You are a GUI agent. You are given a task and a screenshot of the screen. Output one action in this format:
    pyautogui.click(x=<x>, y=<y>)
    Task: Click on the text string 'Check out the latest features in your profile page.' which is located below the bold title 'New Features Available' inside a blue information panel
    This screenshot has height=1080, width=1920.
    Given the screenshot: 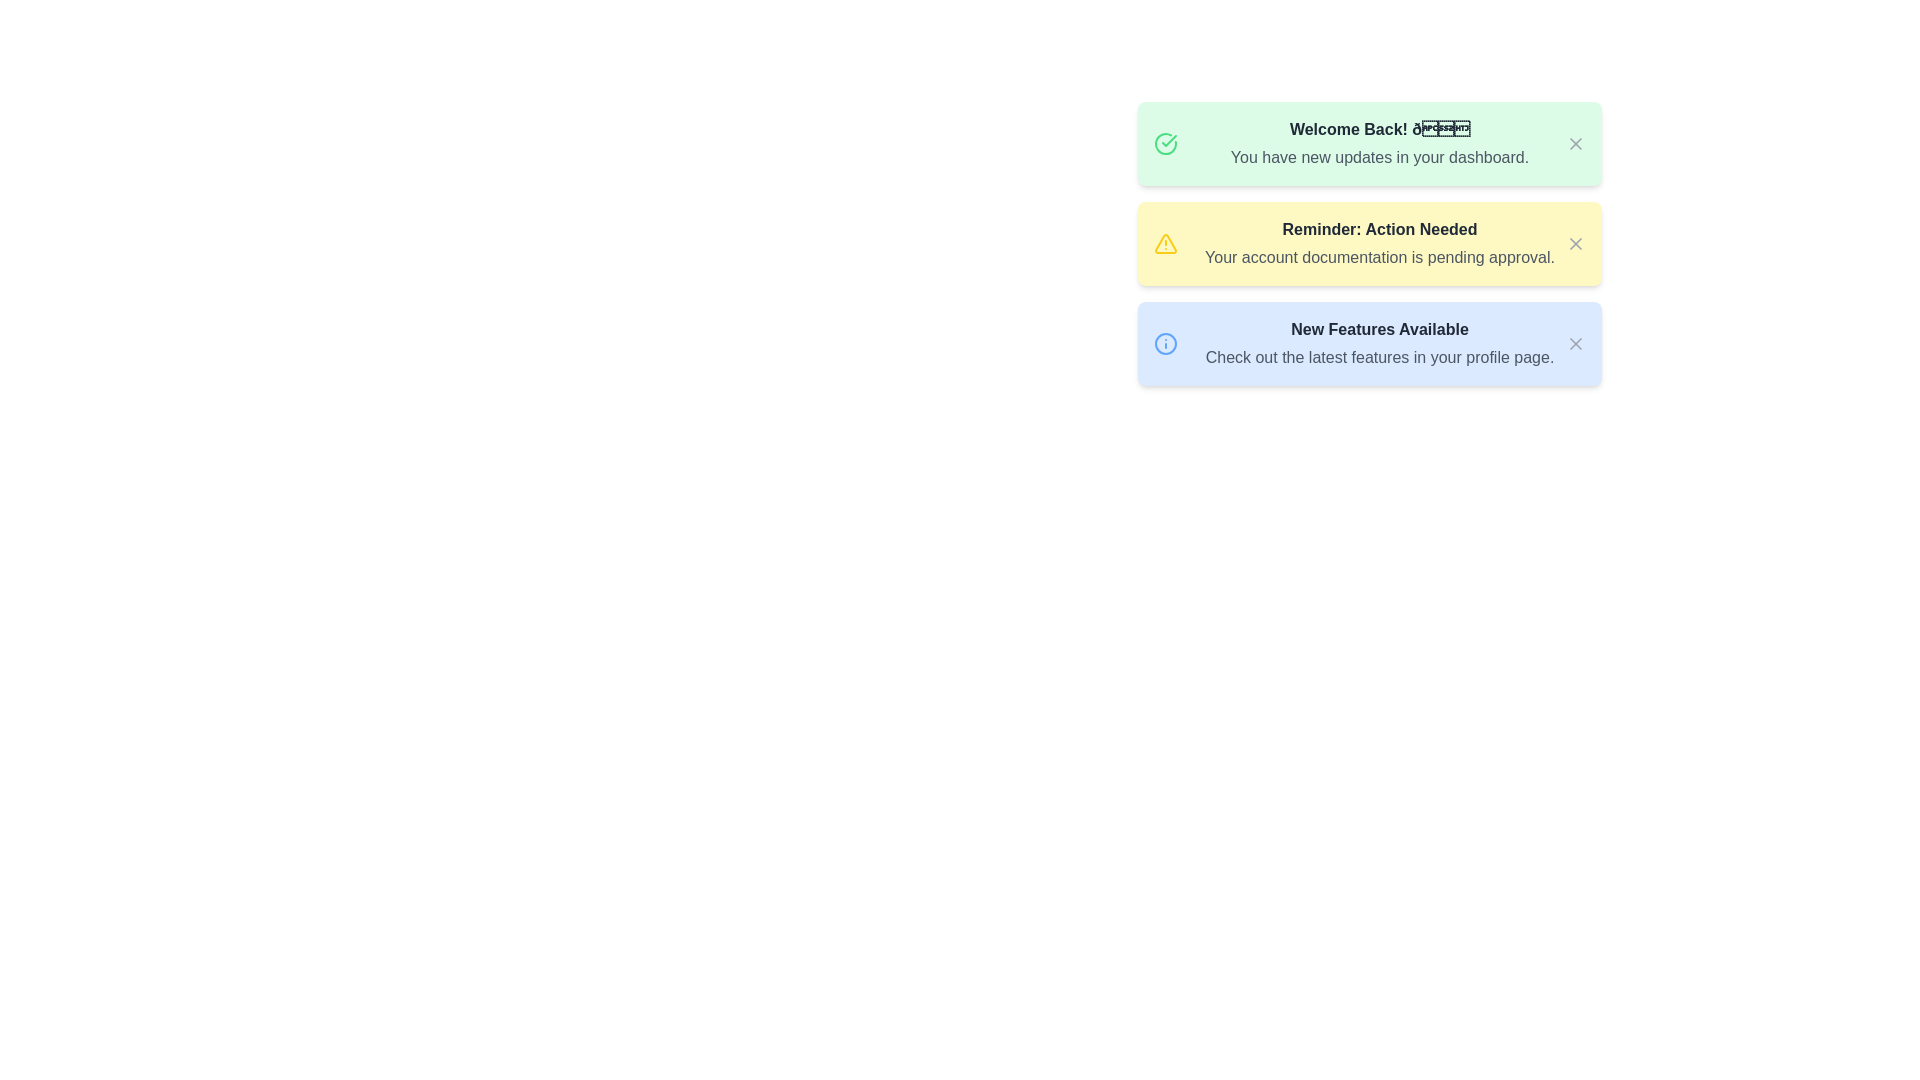 What is the action you would take?
    pyautogui.click(x=1379, y=357)
    